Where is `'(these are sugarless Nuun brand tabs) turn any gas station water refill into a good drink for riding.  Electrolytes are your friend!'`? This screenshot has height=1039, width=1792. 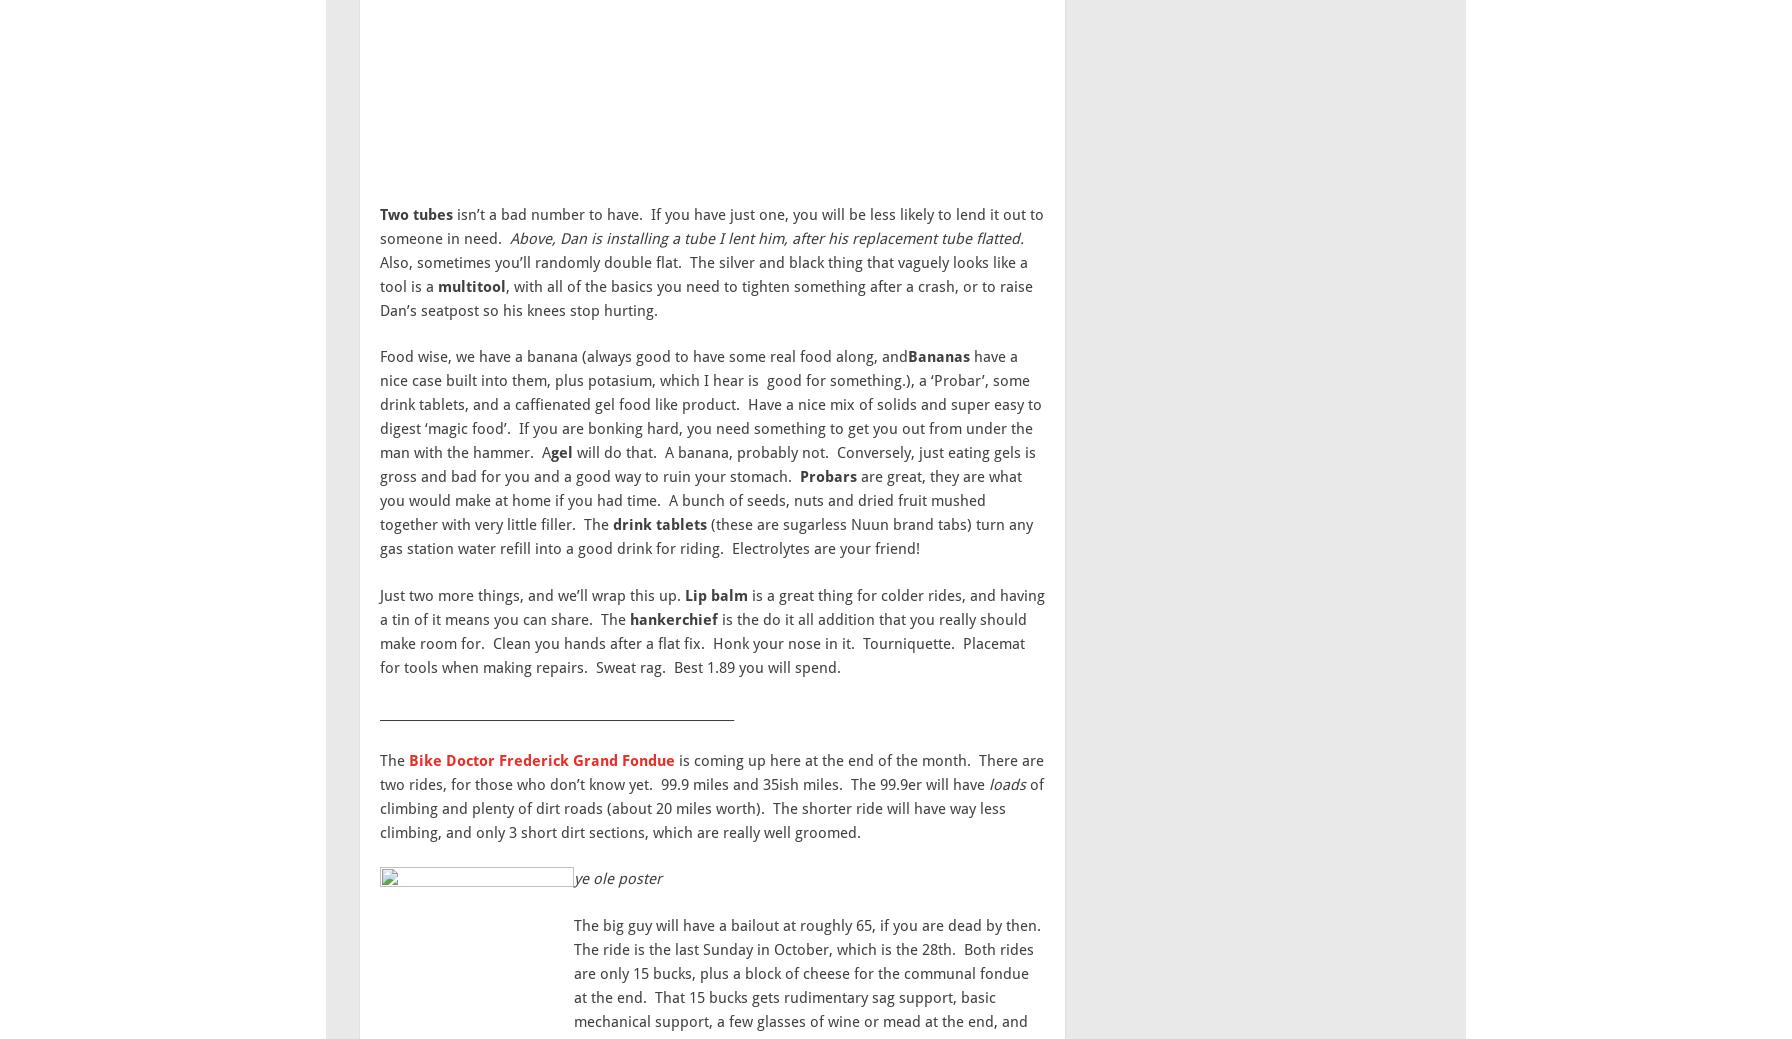 '(these are sugarless Nuun brand tabs) turn any gas station water refill into a good drink for riding.  Electrolytes are your friend!' is located at coordinates (706, 536).